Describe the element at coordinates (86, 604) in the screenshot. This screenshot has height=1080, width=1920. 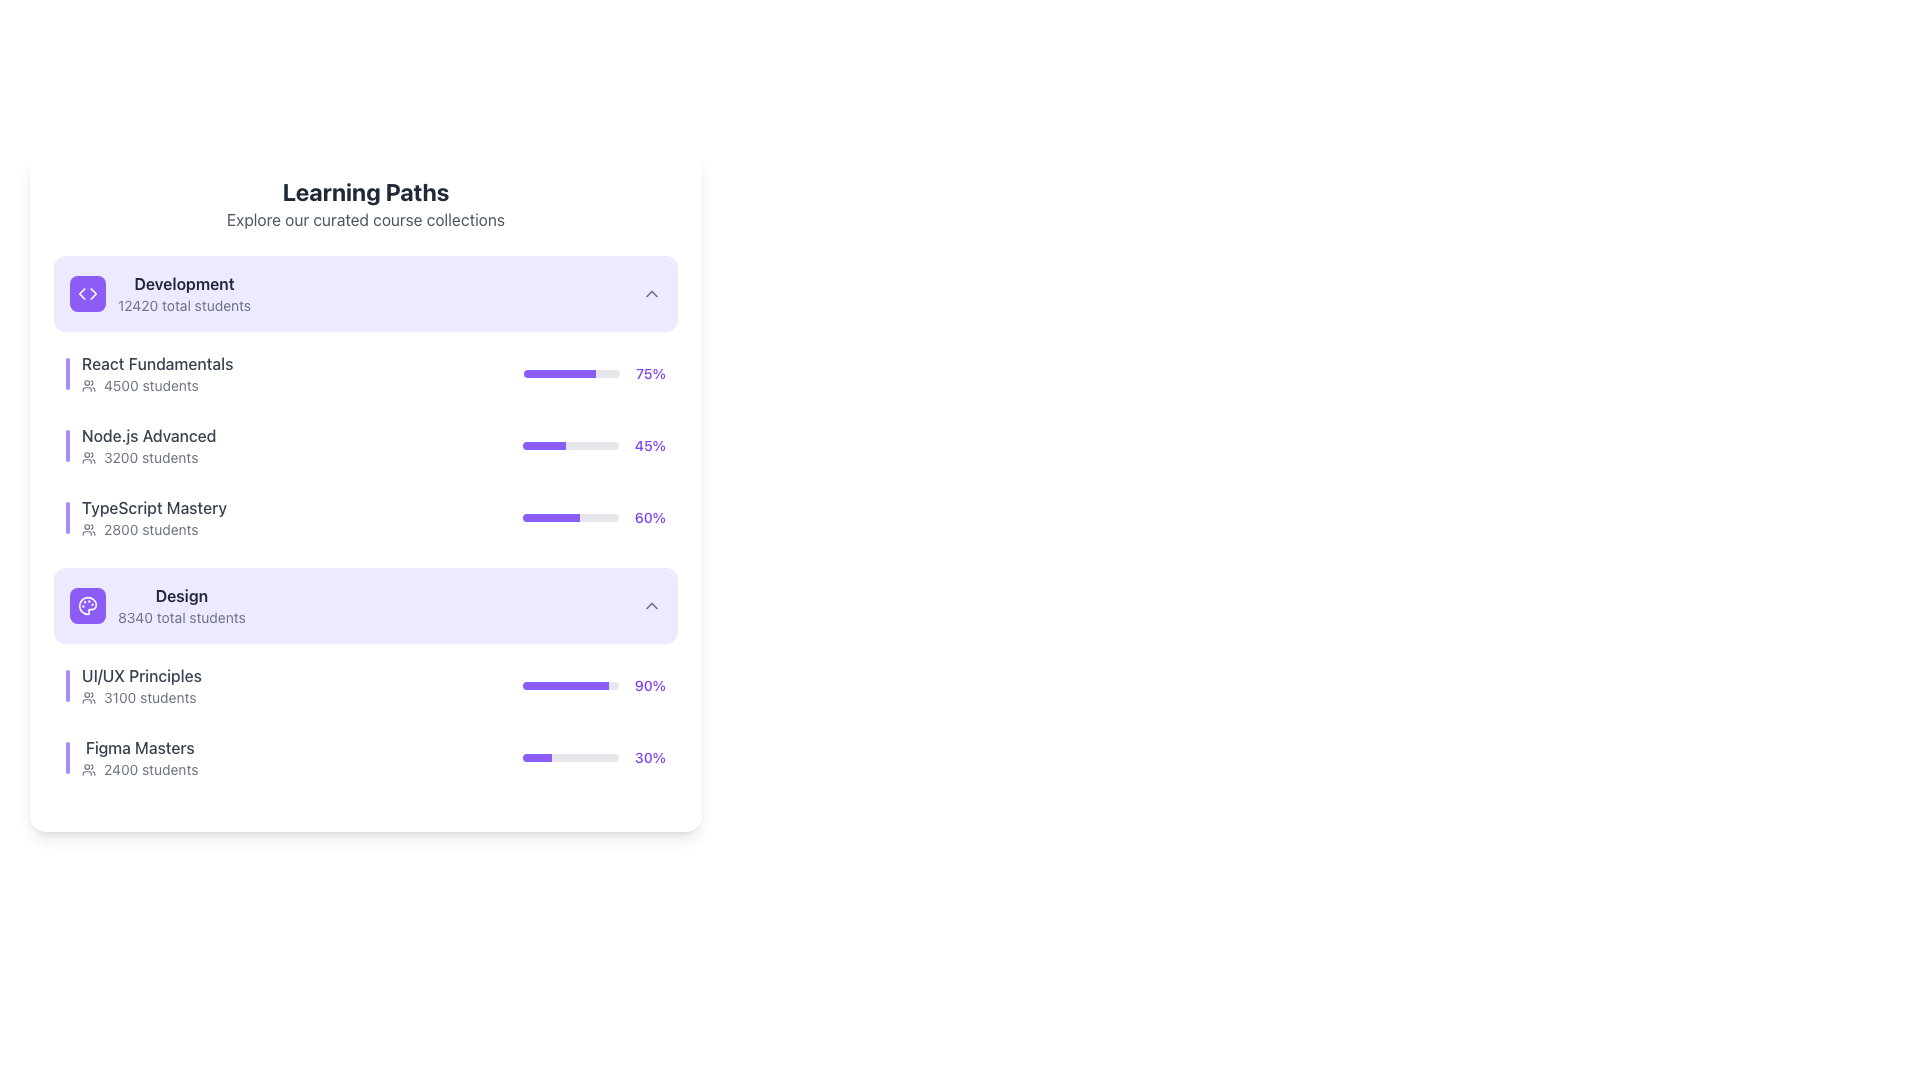
I see `the Icon Button located to the left of the text 'Design 8340 total students' in the 'Design' section of the interface` at that location.